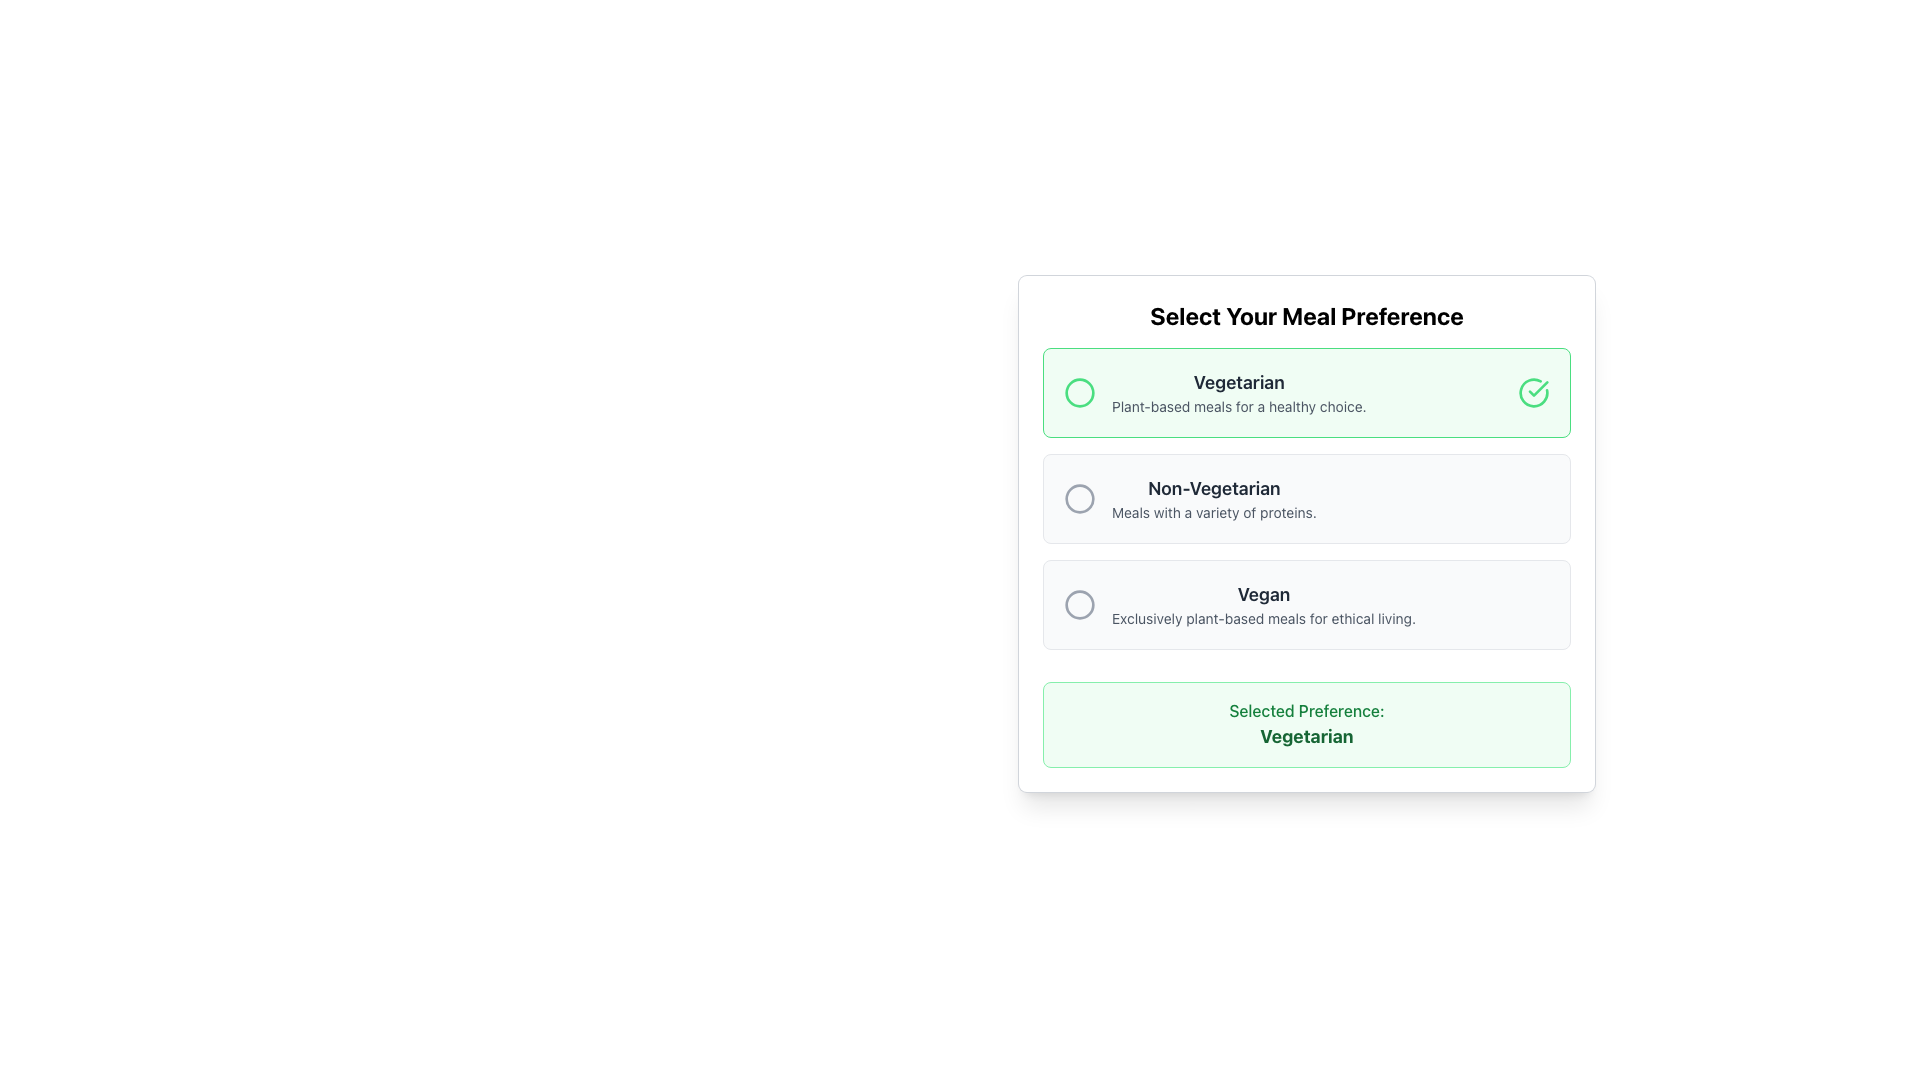  What do you see at coordinates (1238, 393) in the screenshot?
I see `information displayed on the 'Vegetarian' text element, which includes a bold title and a subtitle indicating plant-based meals for a healthy choice` at bounding box center [1238, 393].